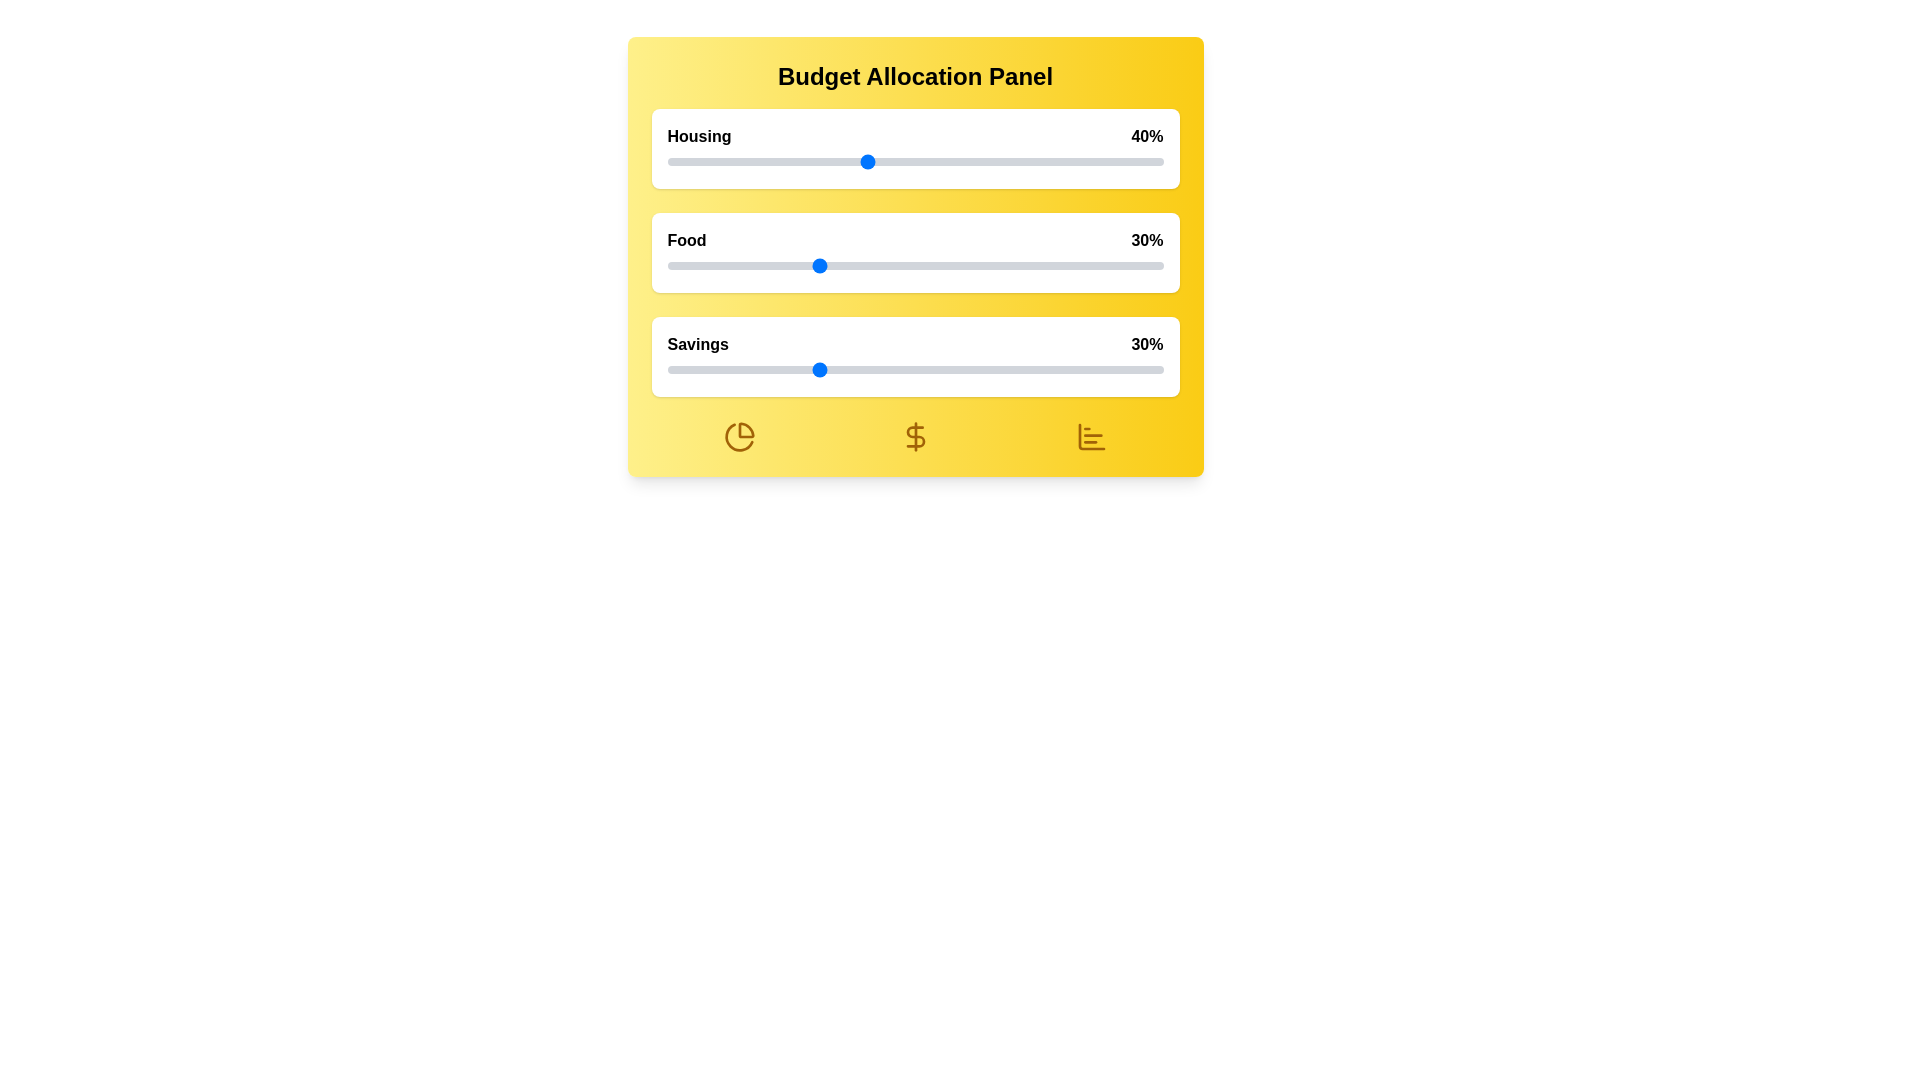 This screenshot has width=1920, height=1080. Describe the element at coordinates (914, 435) in the screenshot. I see `the dollar symbol icon, which is centrally positioned at the bottom of a yellow background panel, to initiate a monetary-related function` at that location.